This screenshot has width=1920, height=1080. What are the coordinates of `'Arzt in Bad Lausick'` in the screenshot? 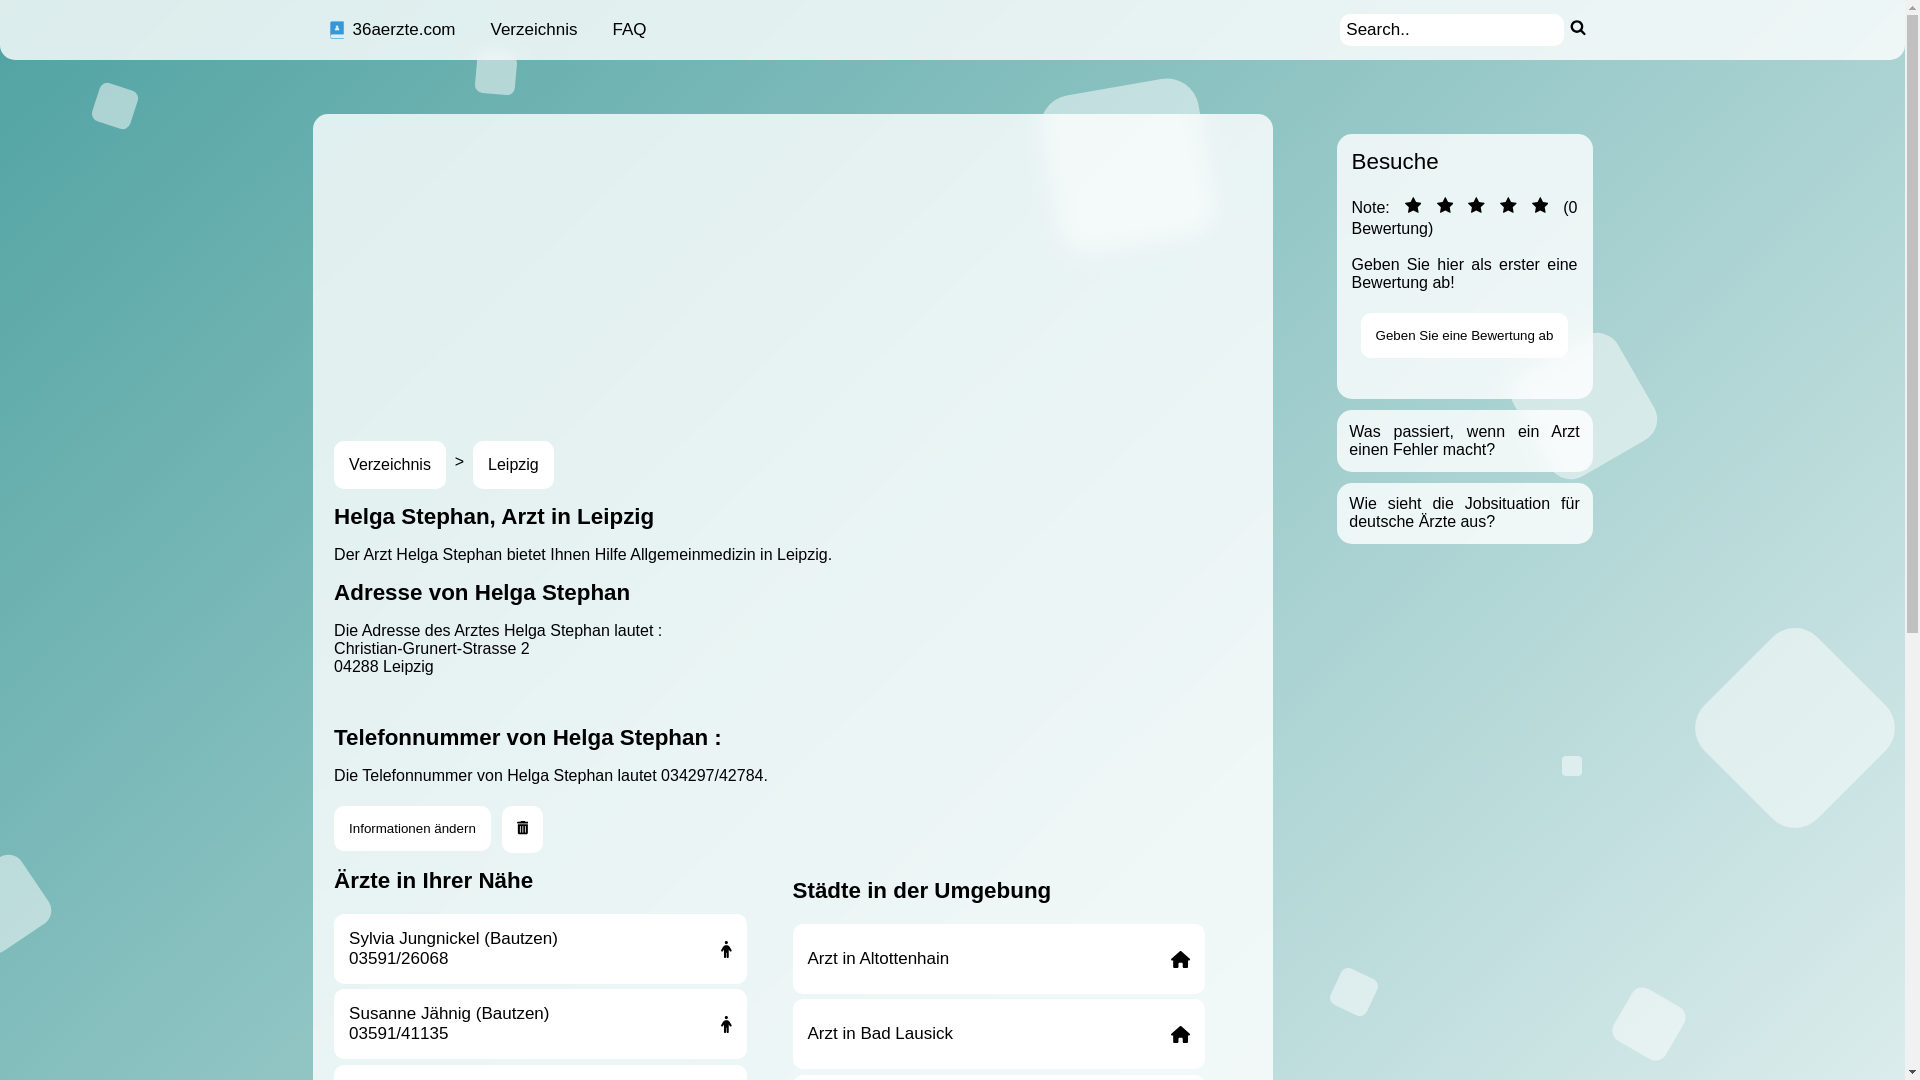 It's located at (998, 1033).